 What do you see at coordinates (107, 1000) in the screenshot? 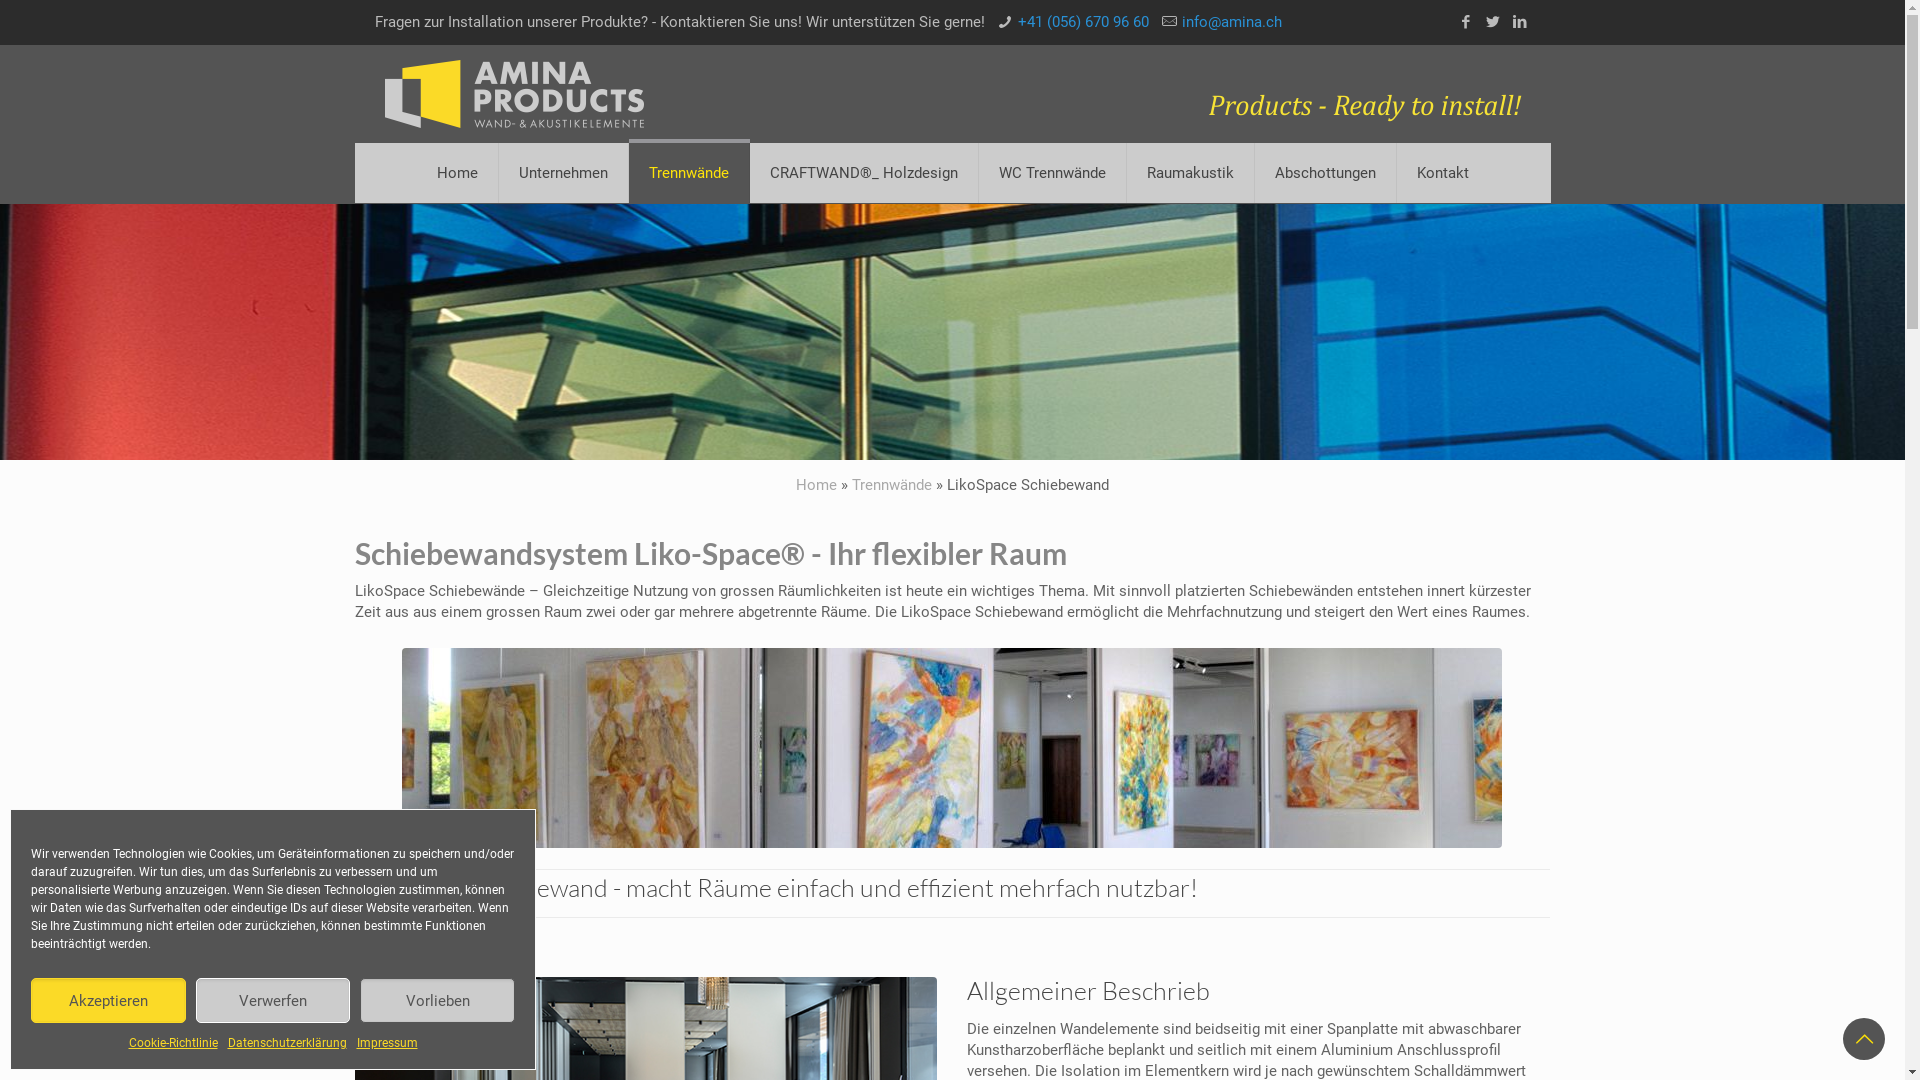
I see `'Akzeptieren'` at bounding box center [107, 1000].